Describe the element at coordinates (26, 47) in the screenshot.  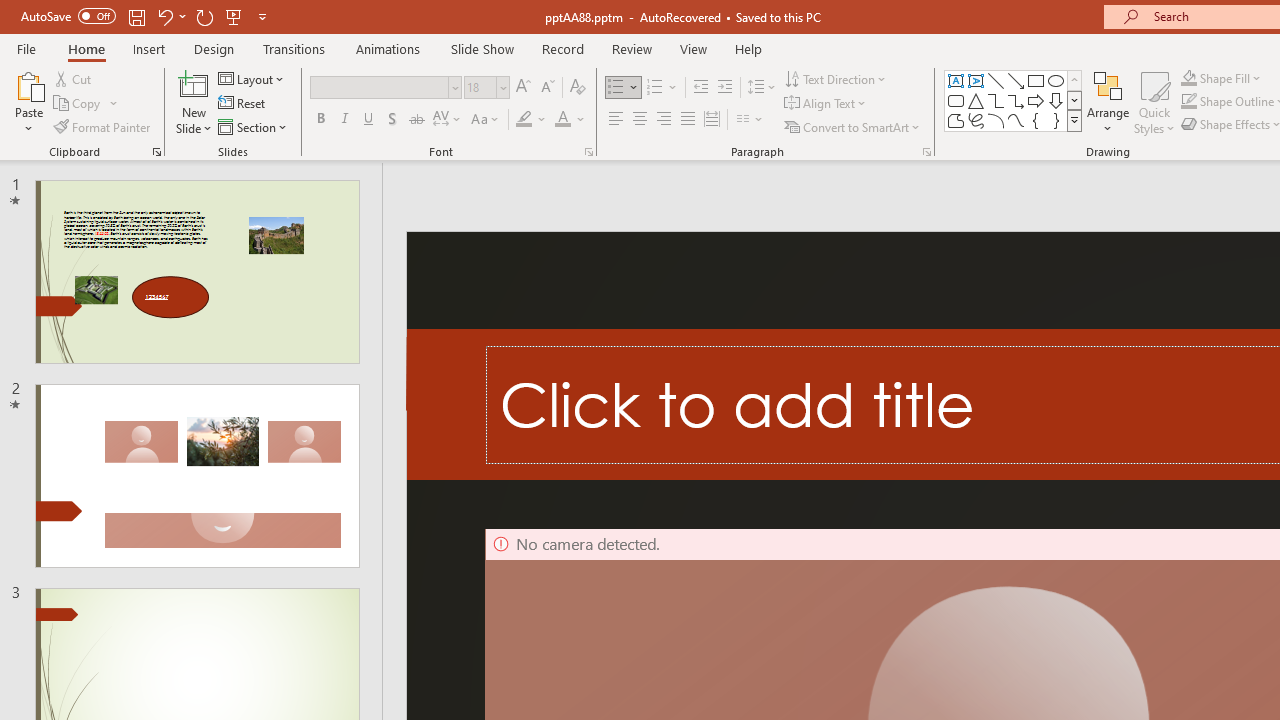
I see `'File Tab'` at that location.